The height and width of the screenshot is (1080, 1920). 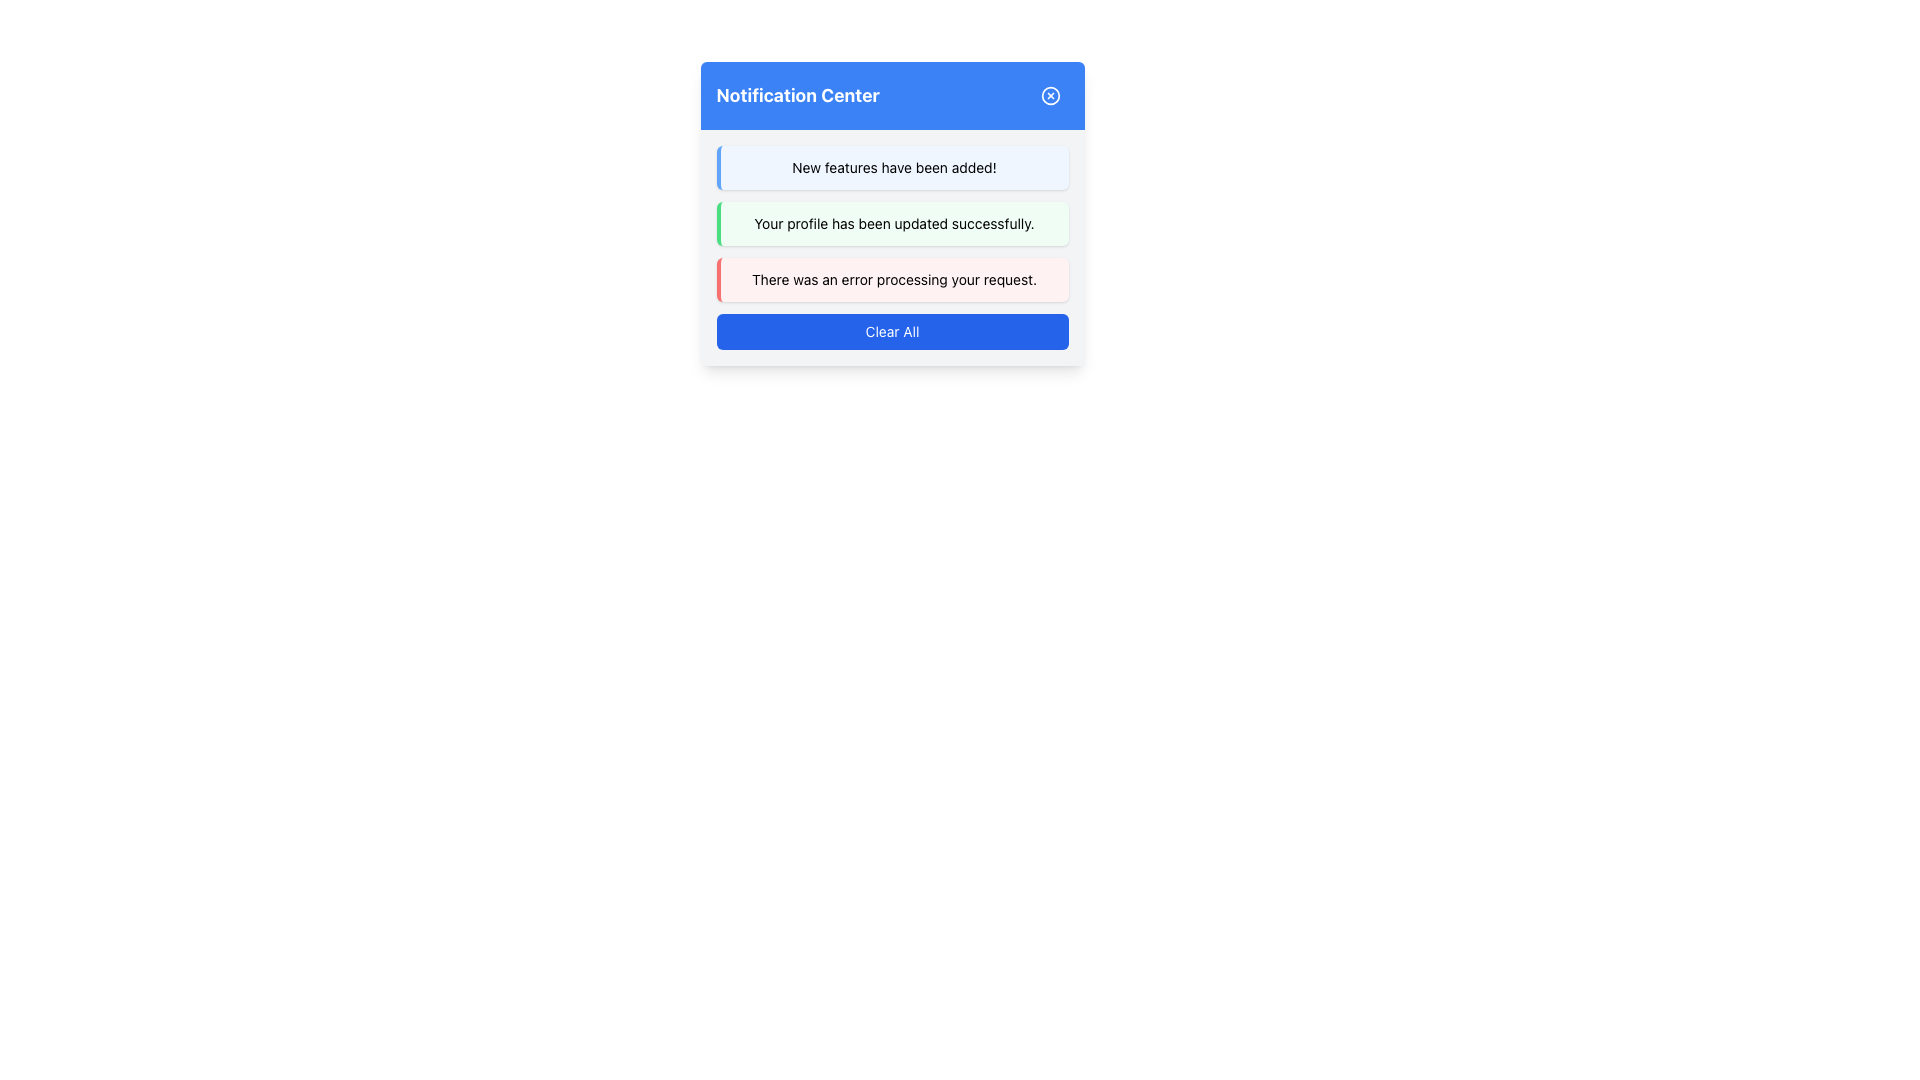 I want to click on text from the title Text Label located at the top left of the blue panel in the header bar, so click(x=797, y=96).